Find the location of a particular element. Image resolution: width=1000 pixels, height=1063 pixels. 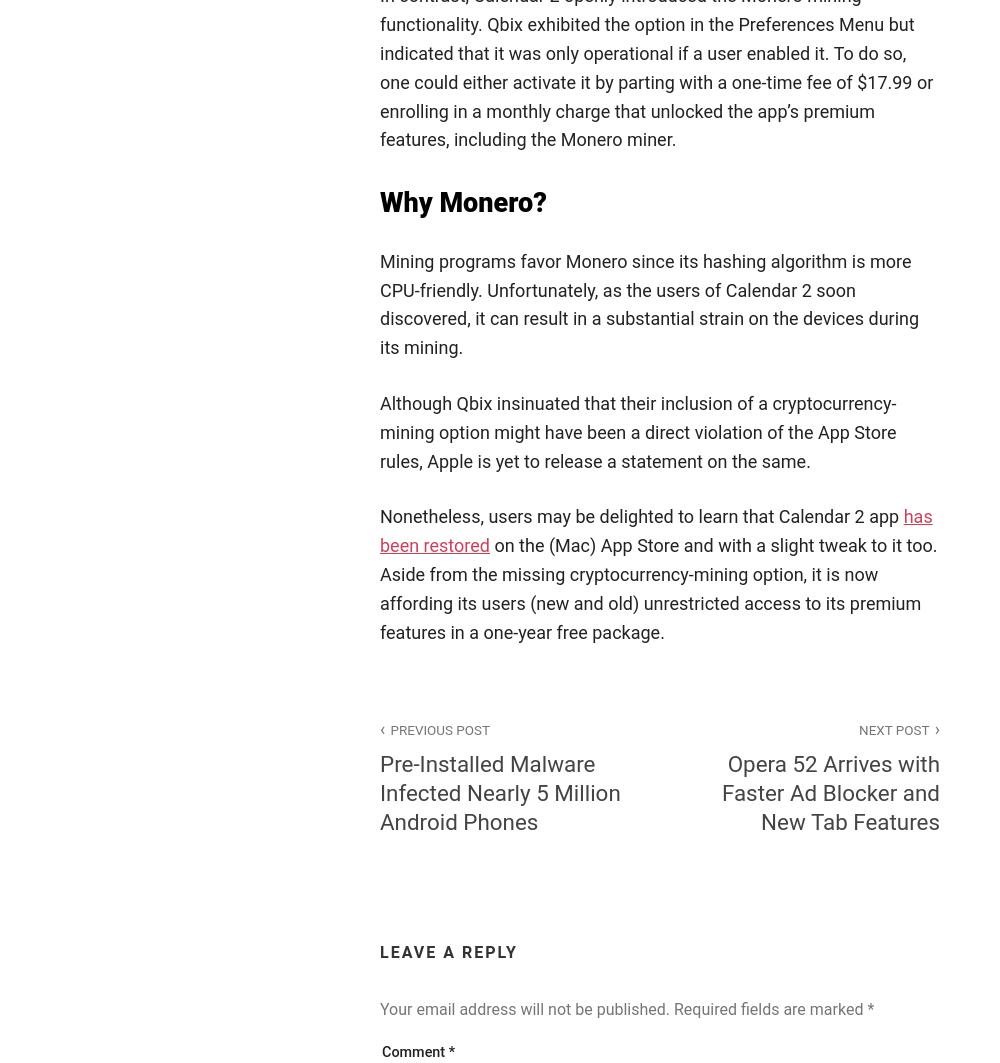

'Required fields are marked' is located at coordinates (770, 1008).